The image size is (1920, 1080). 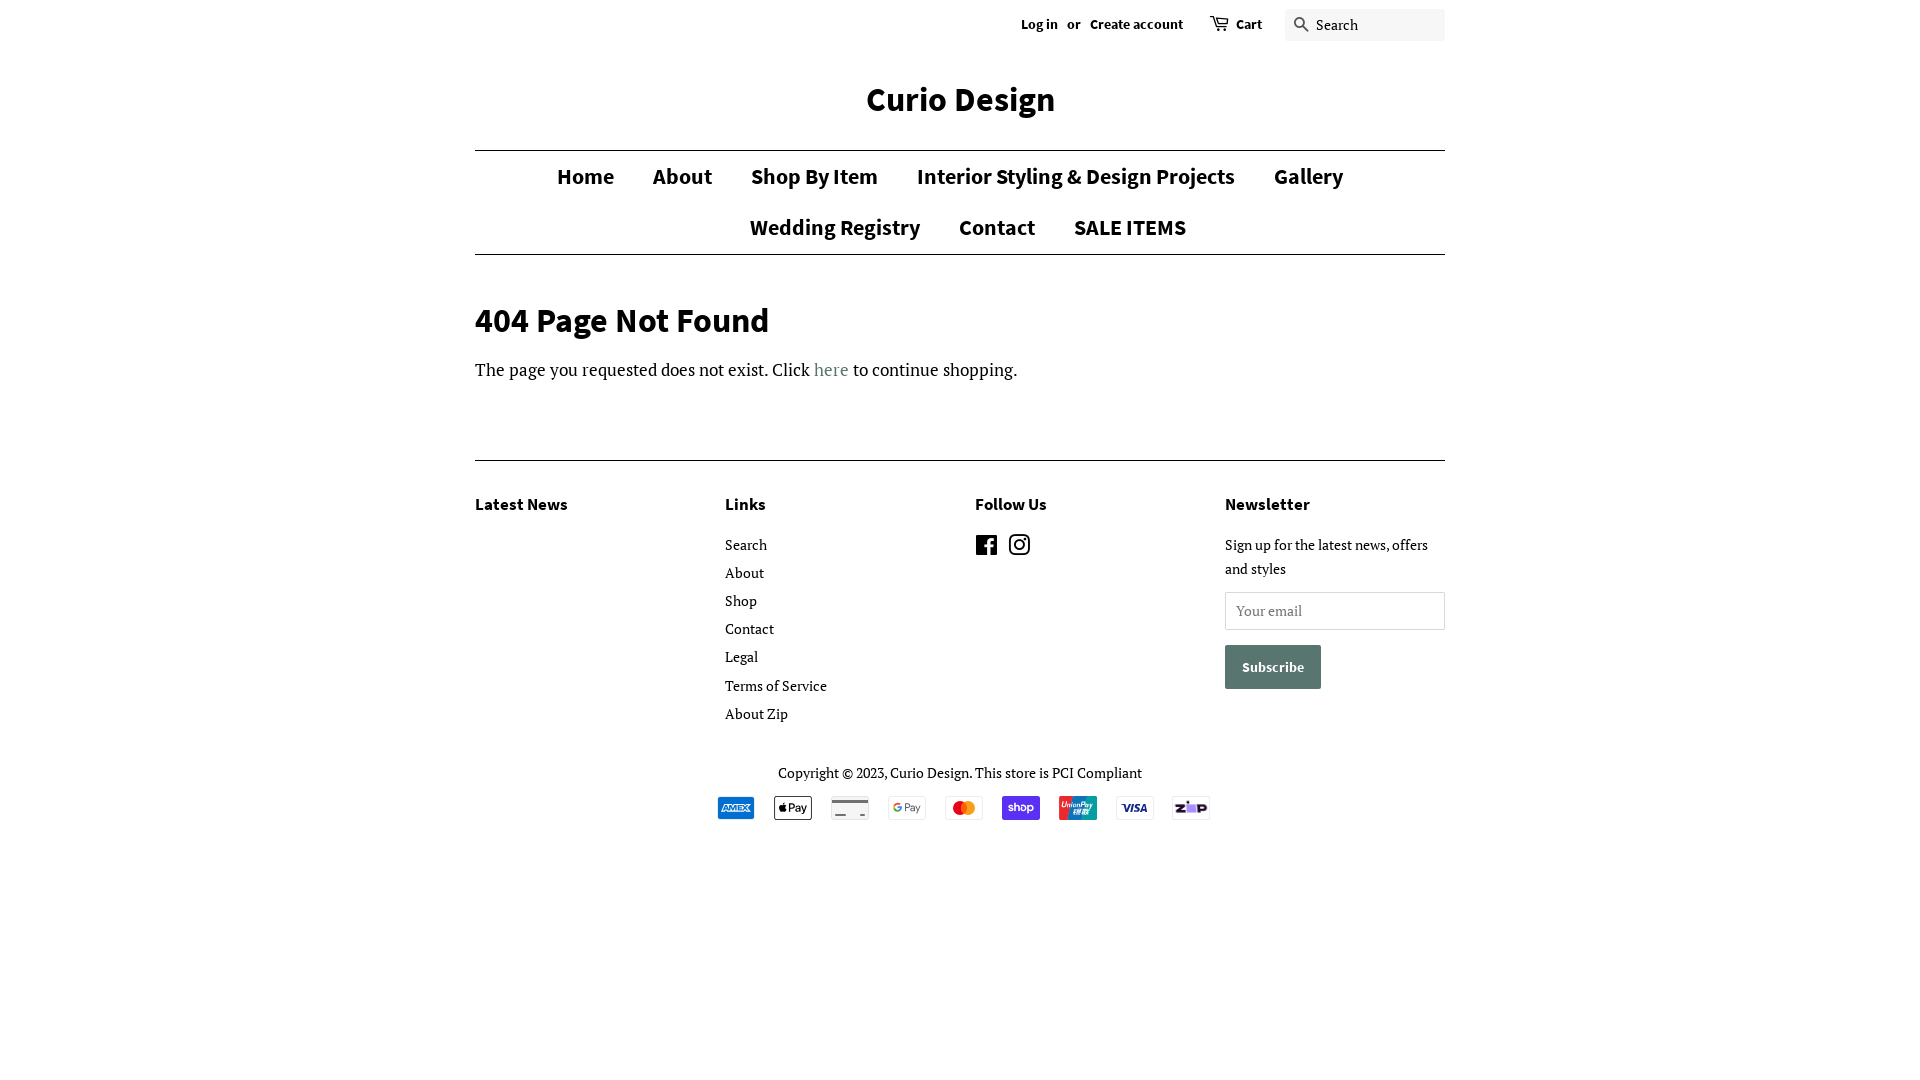 What do you see at coordinates (685, 175) in the screenshot?
I see `'About'` at bounding box center [685, 175].